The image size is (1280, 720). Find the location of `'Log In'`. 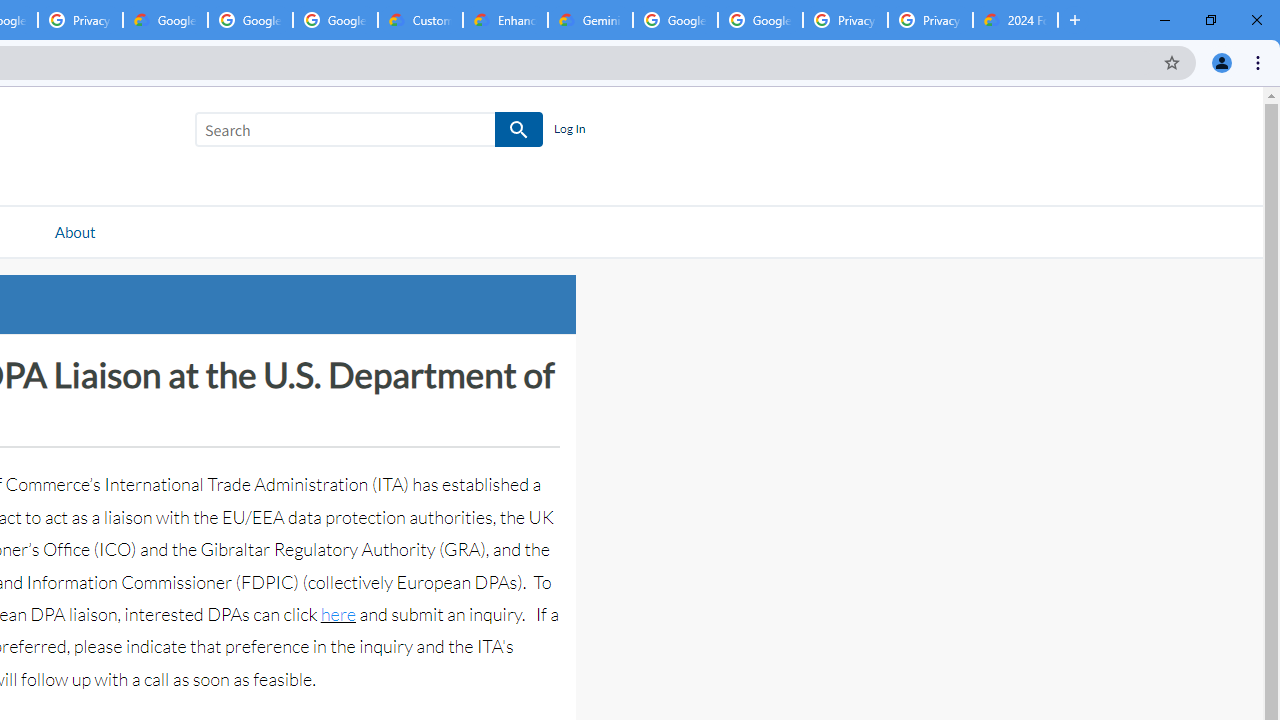

'Log In' is located at coordinates (568, 129).